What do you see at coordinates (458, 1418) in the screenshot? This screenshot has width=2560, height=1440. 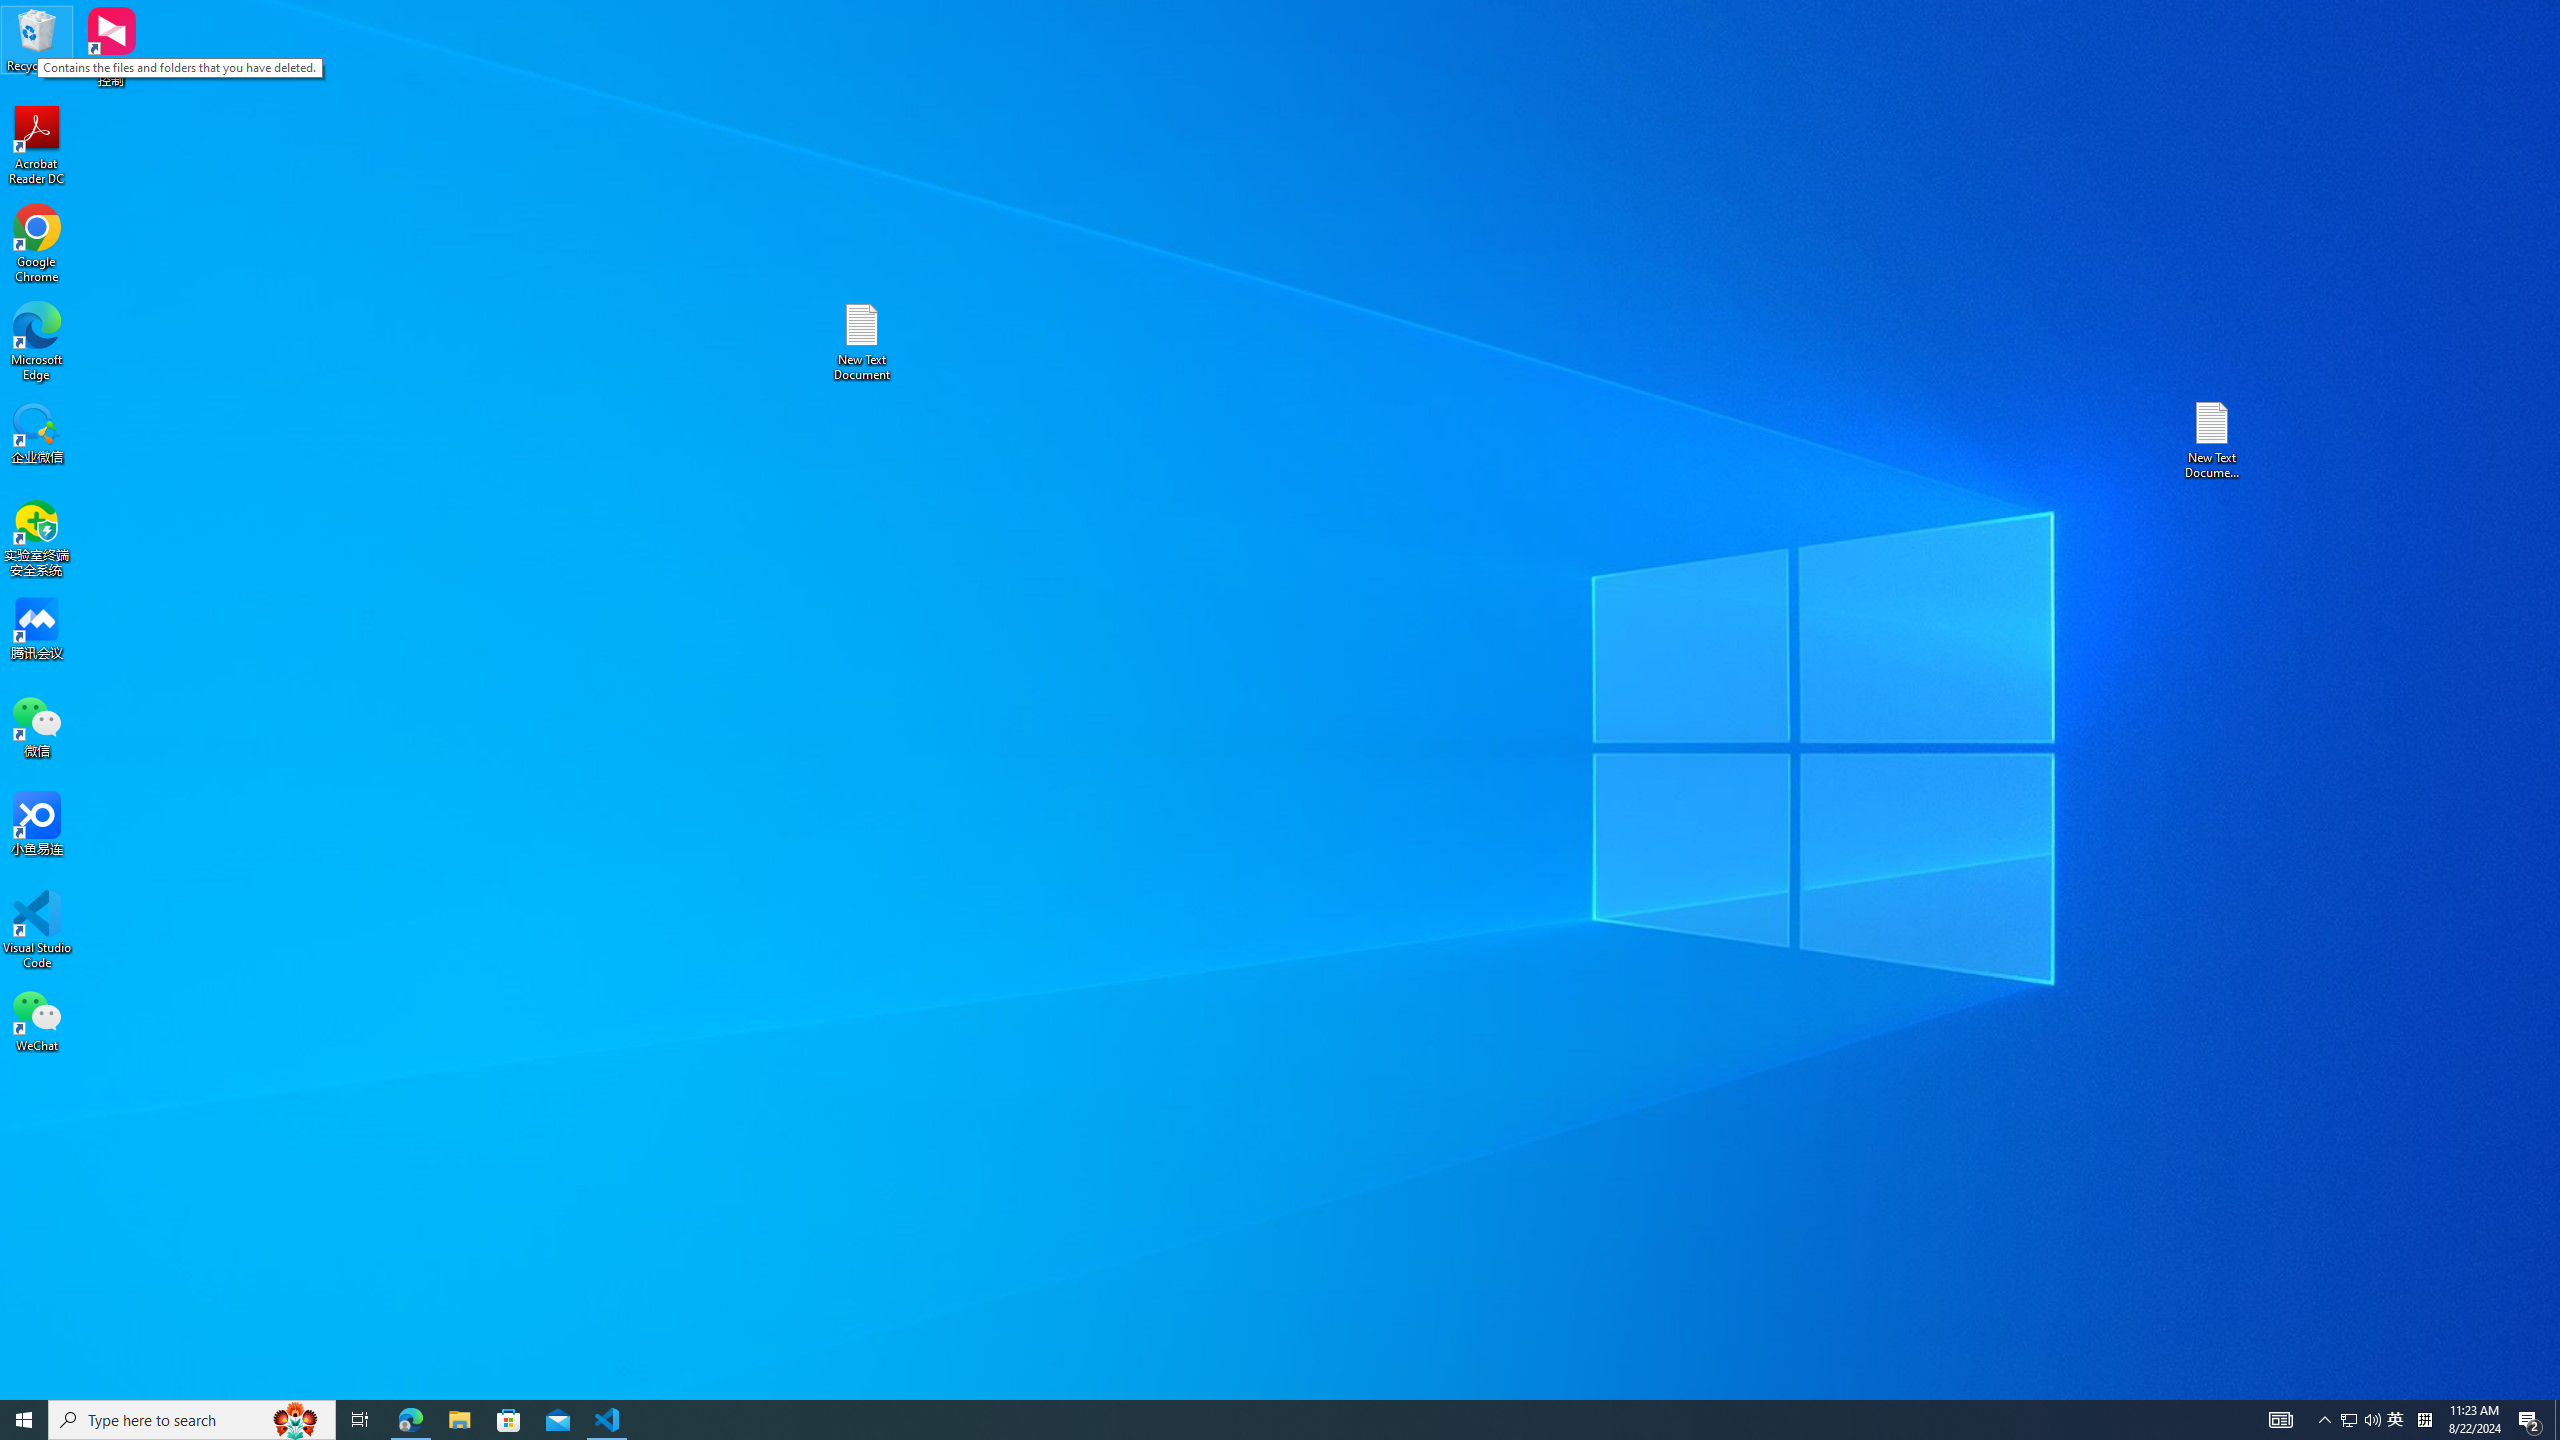 I see `'File Explorer'` at bounding box center [458, 1418].